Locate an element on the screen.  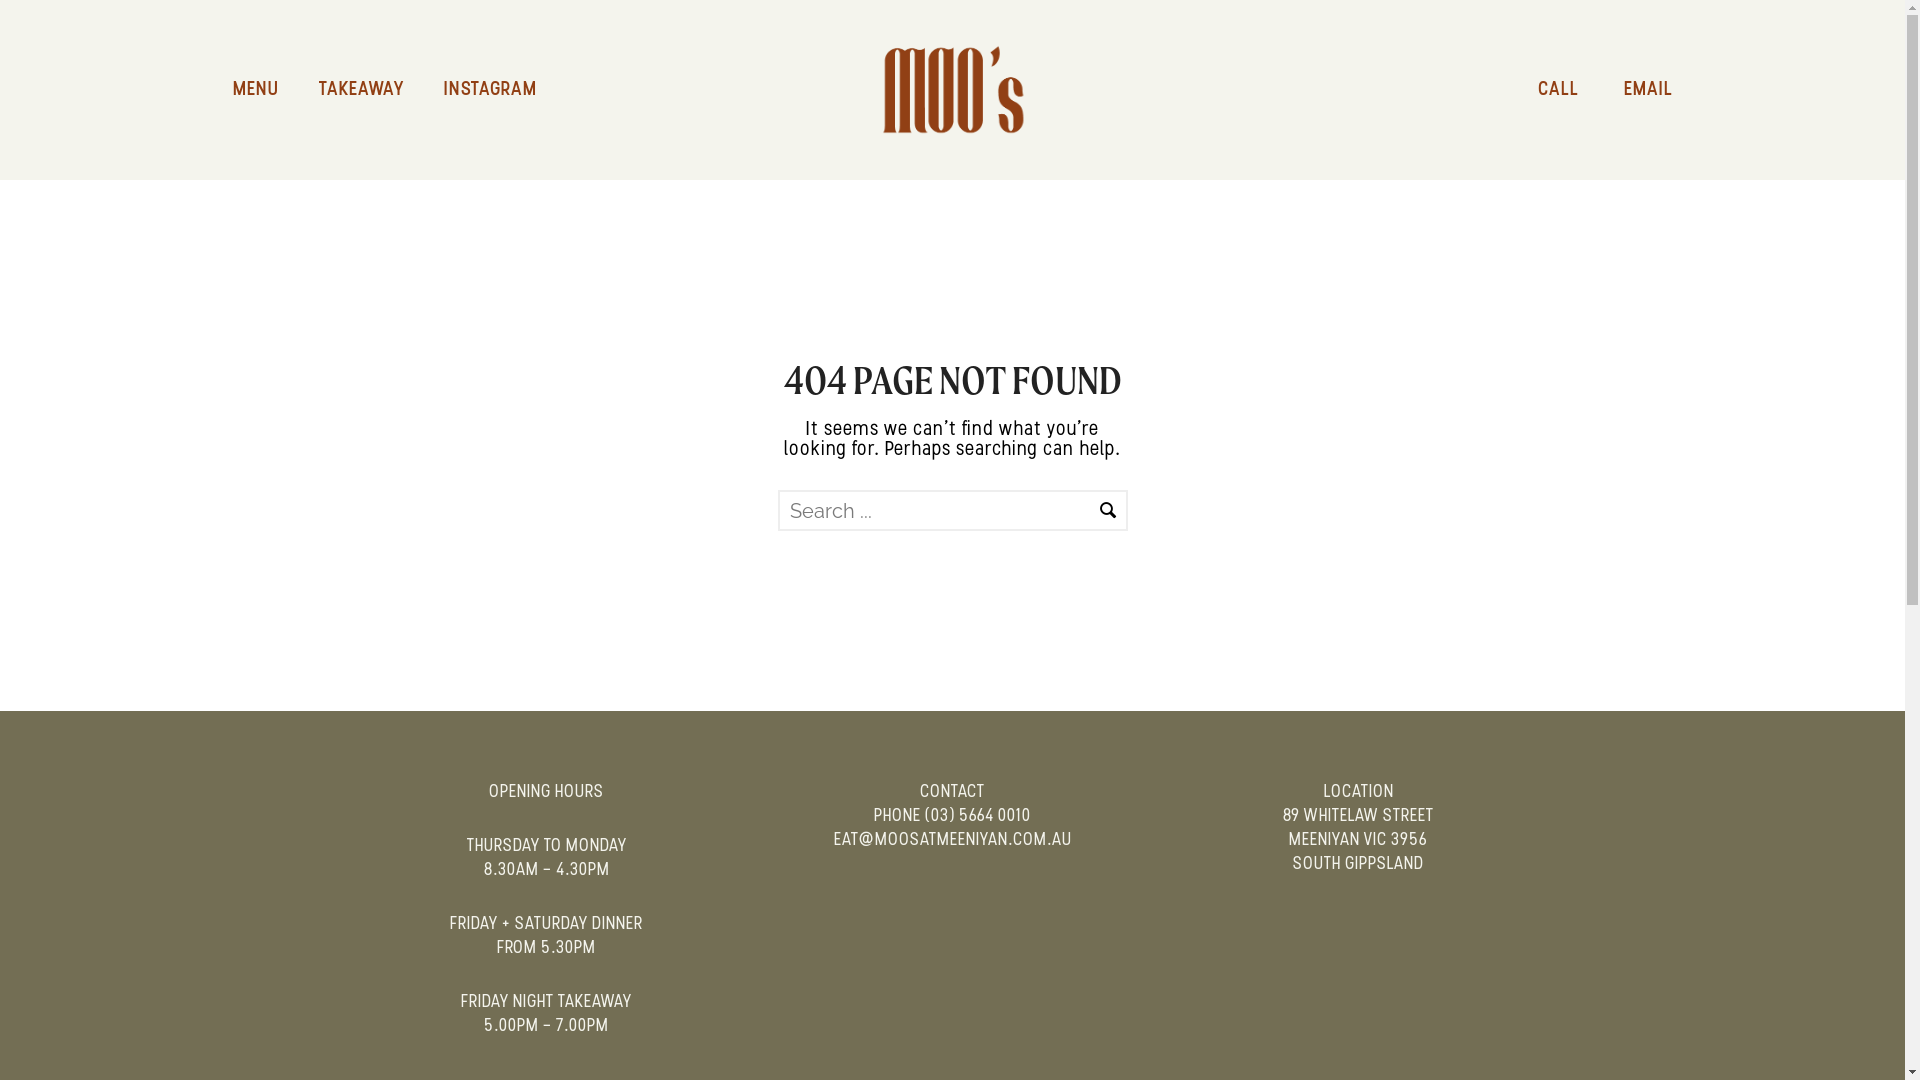
'EMAIL' is located at coordinates (1628, 88).